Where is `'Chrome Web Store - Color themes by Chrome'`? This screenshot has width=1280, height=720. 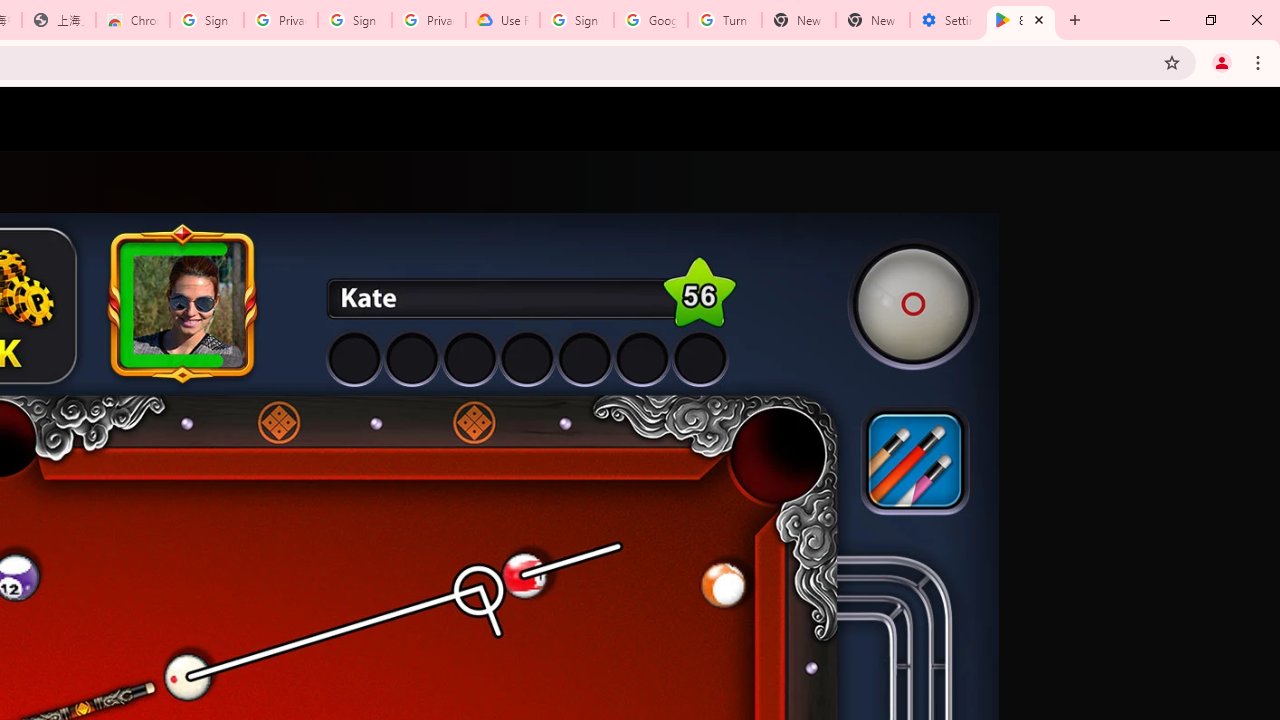 'Chrome Web Store - Color themes by Chrome' is located at coordinates (132, 20).